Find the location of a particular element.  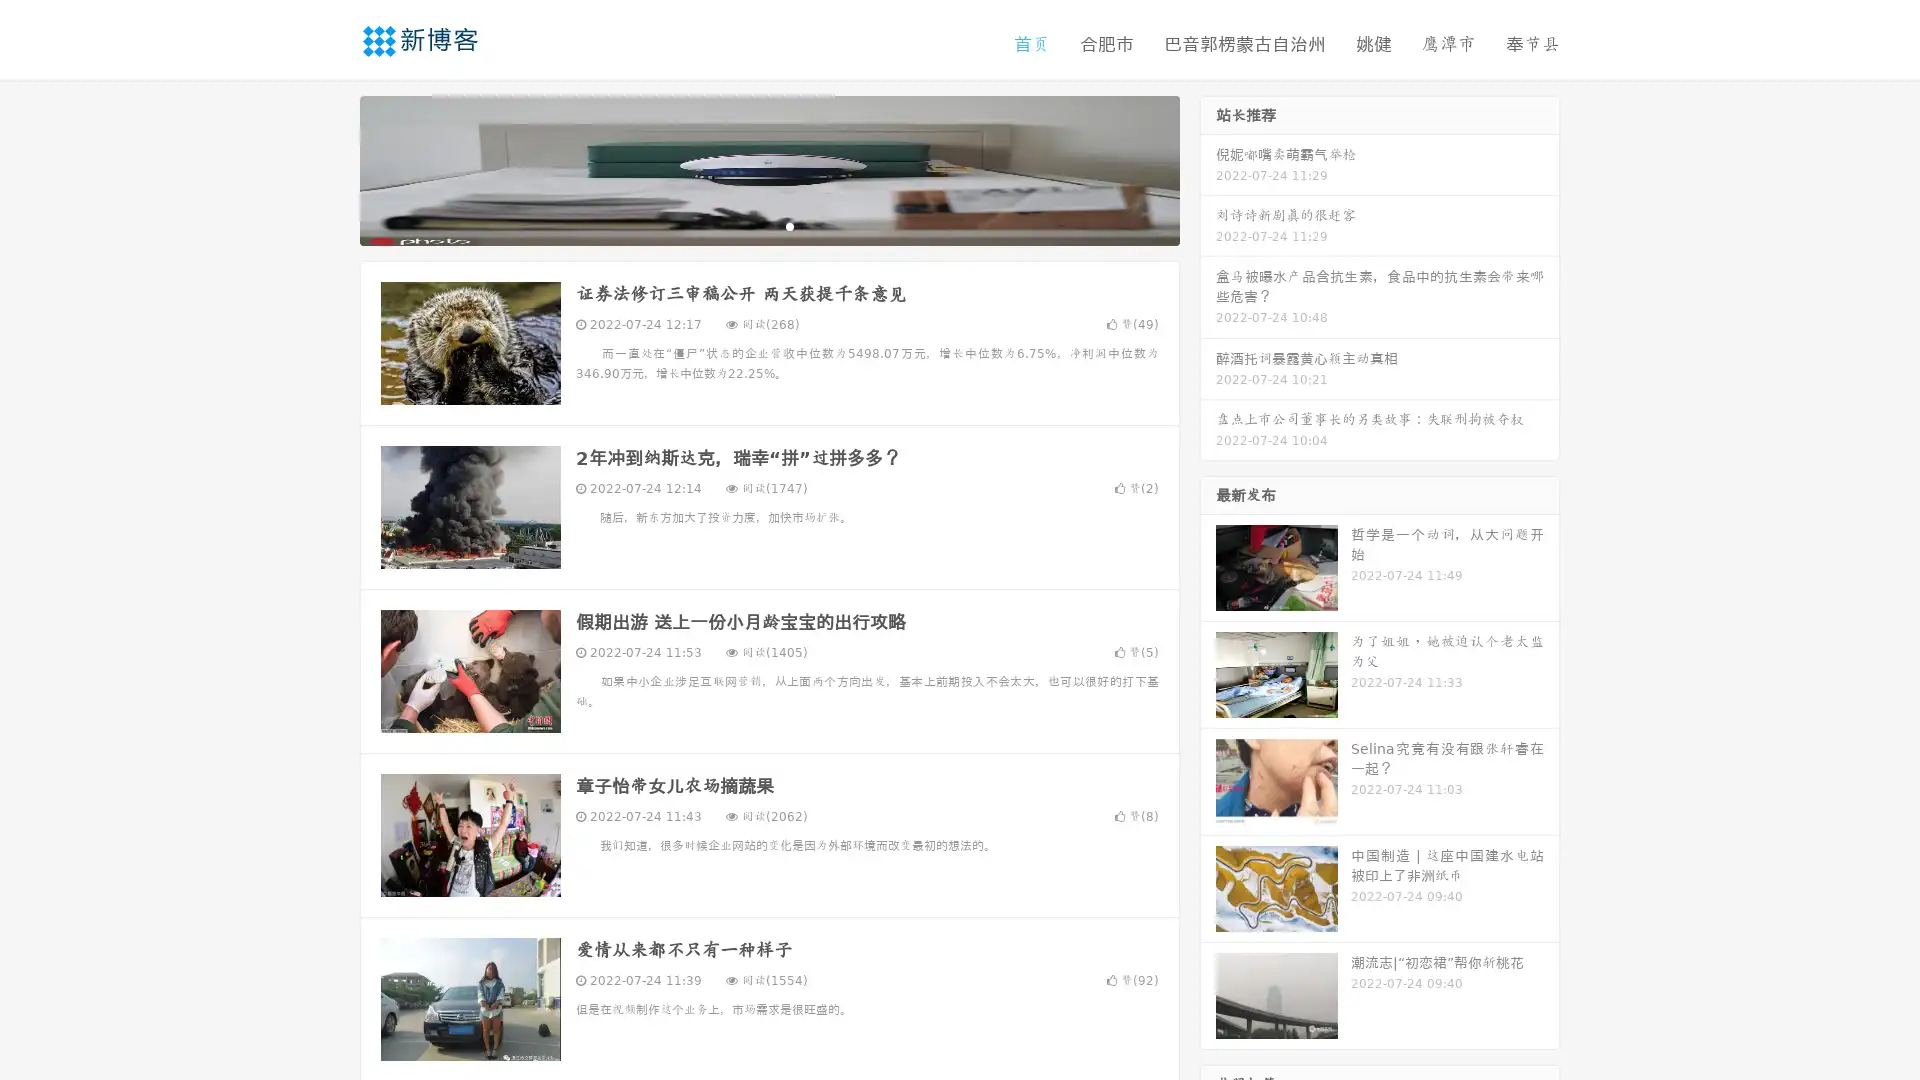

Go to slide 1 is located at coordinates (748, 225).